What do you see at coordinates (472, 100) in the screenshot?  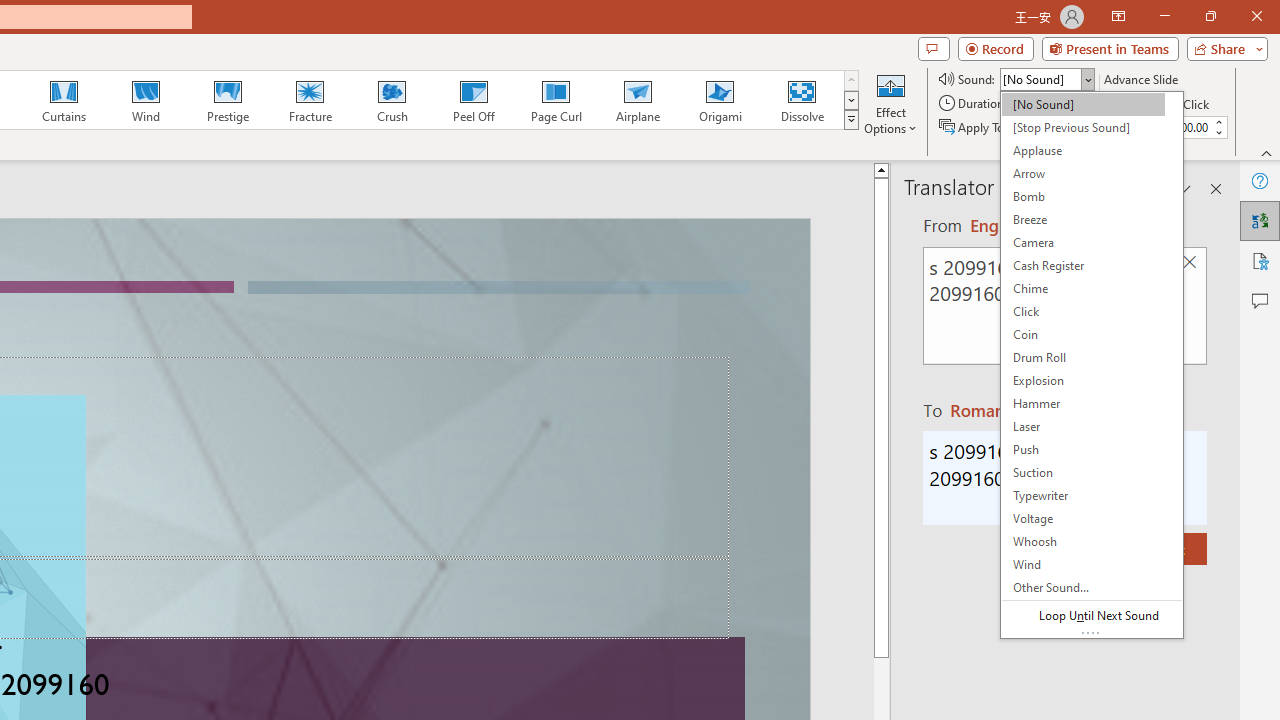 I see `'Peel Off'` at bounding box center [472, 100].